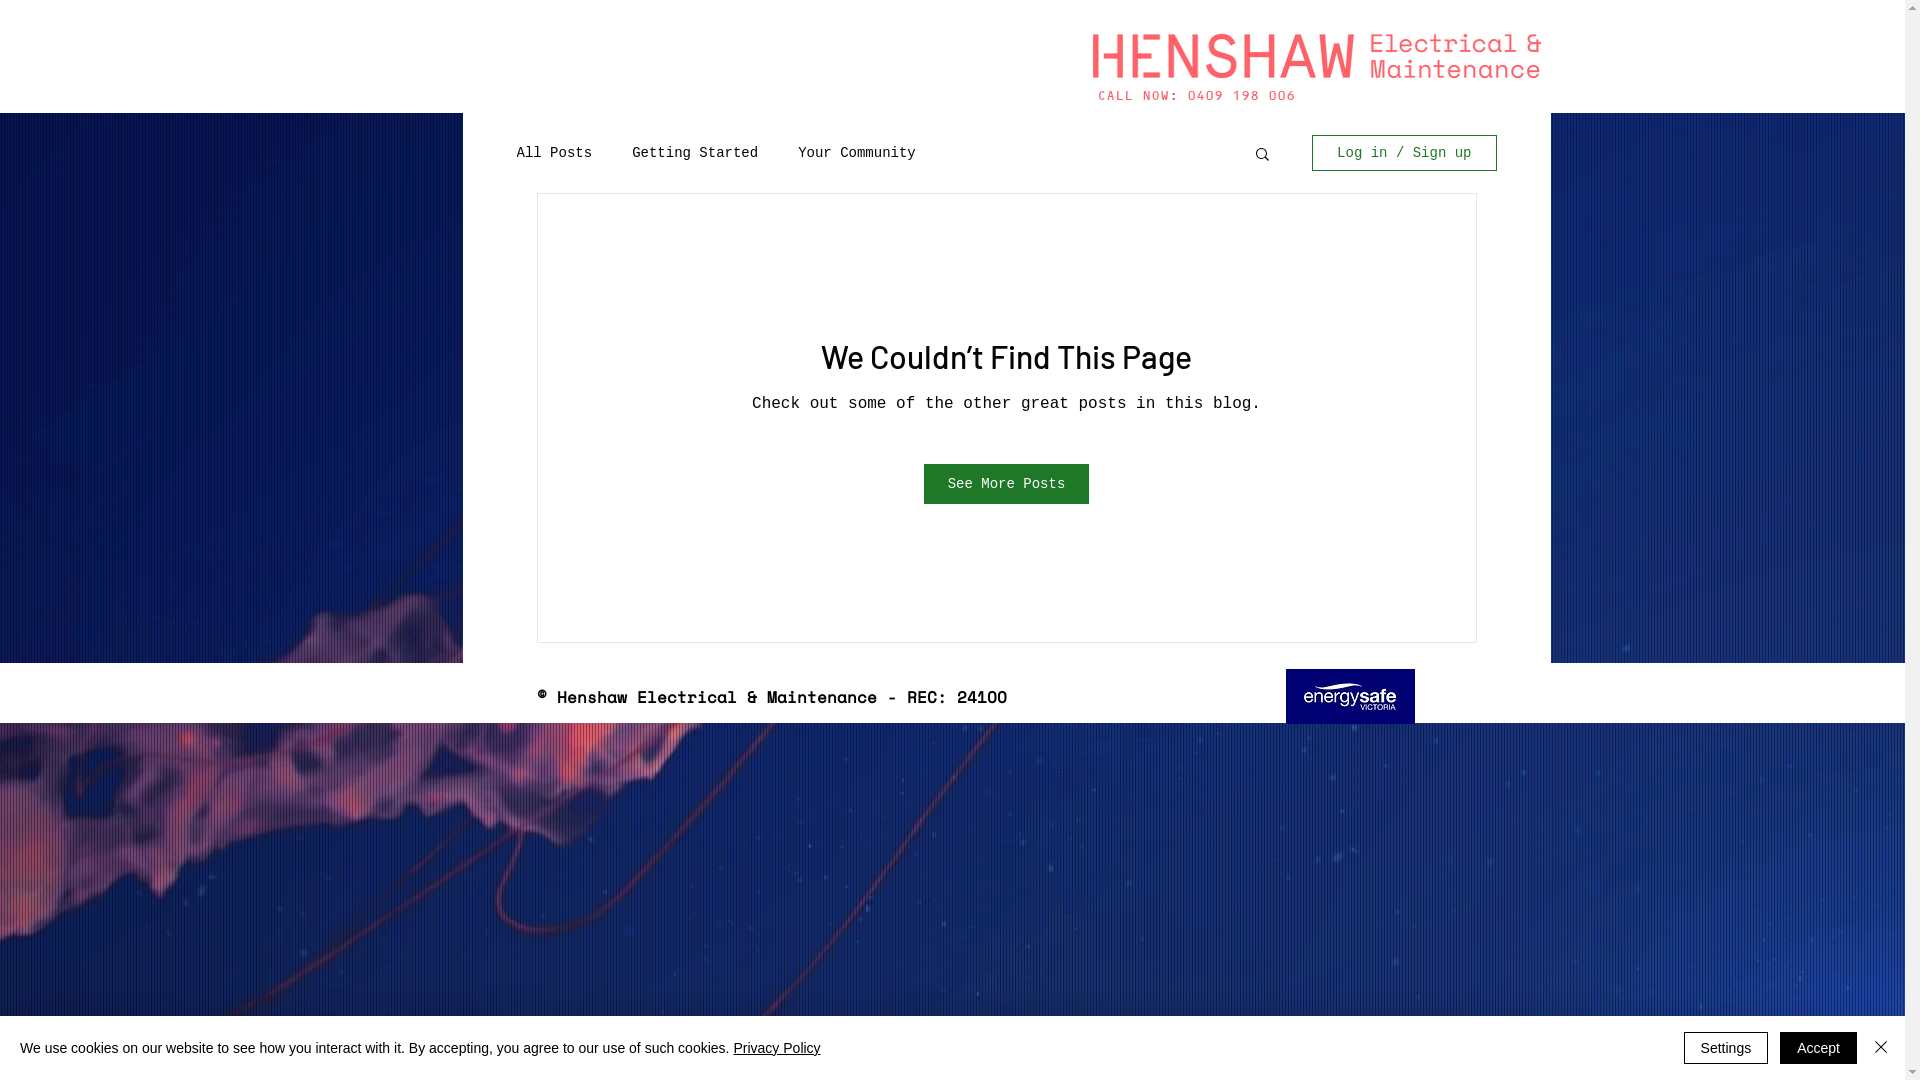  What do you see at coordinates (857, 152) in the screenshot?
I see `'Your Community'` at bounding box center [857, 152].